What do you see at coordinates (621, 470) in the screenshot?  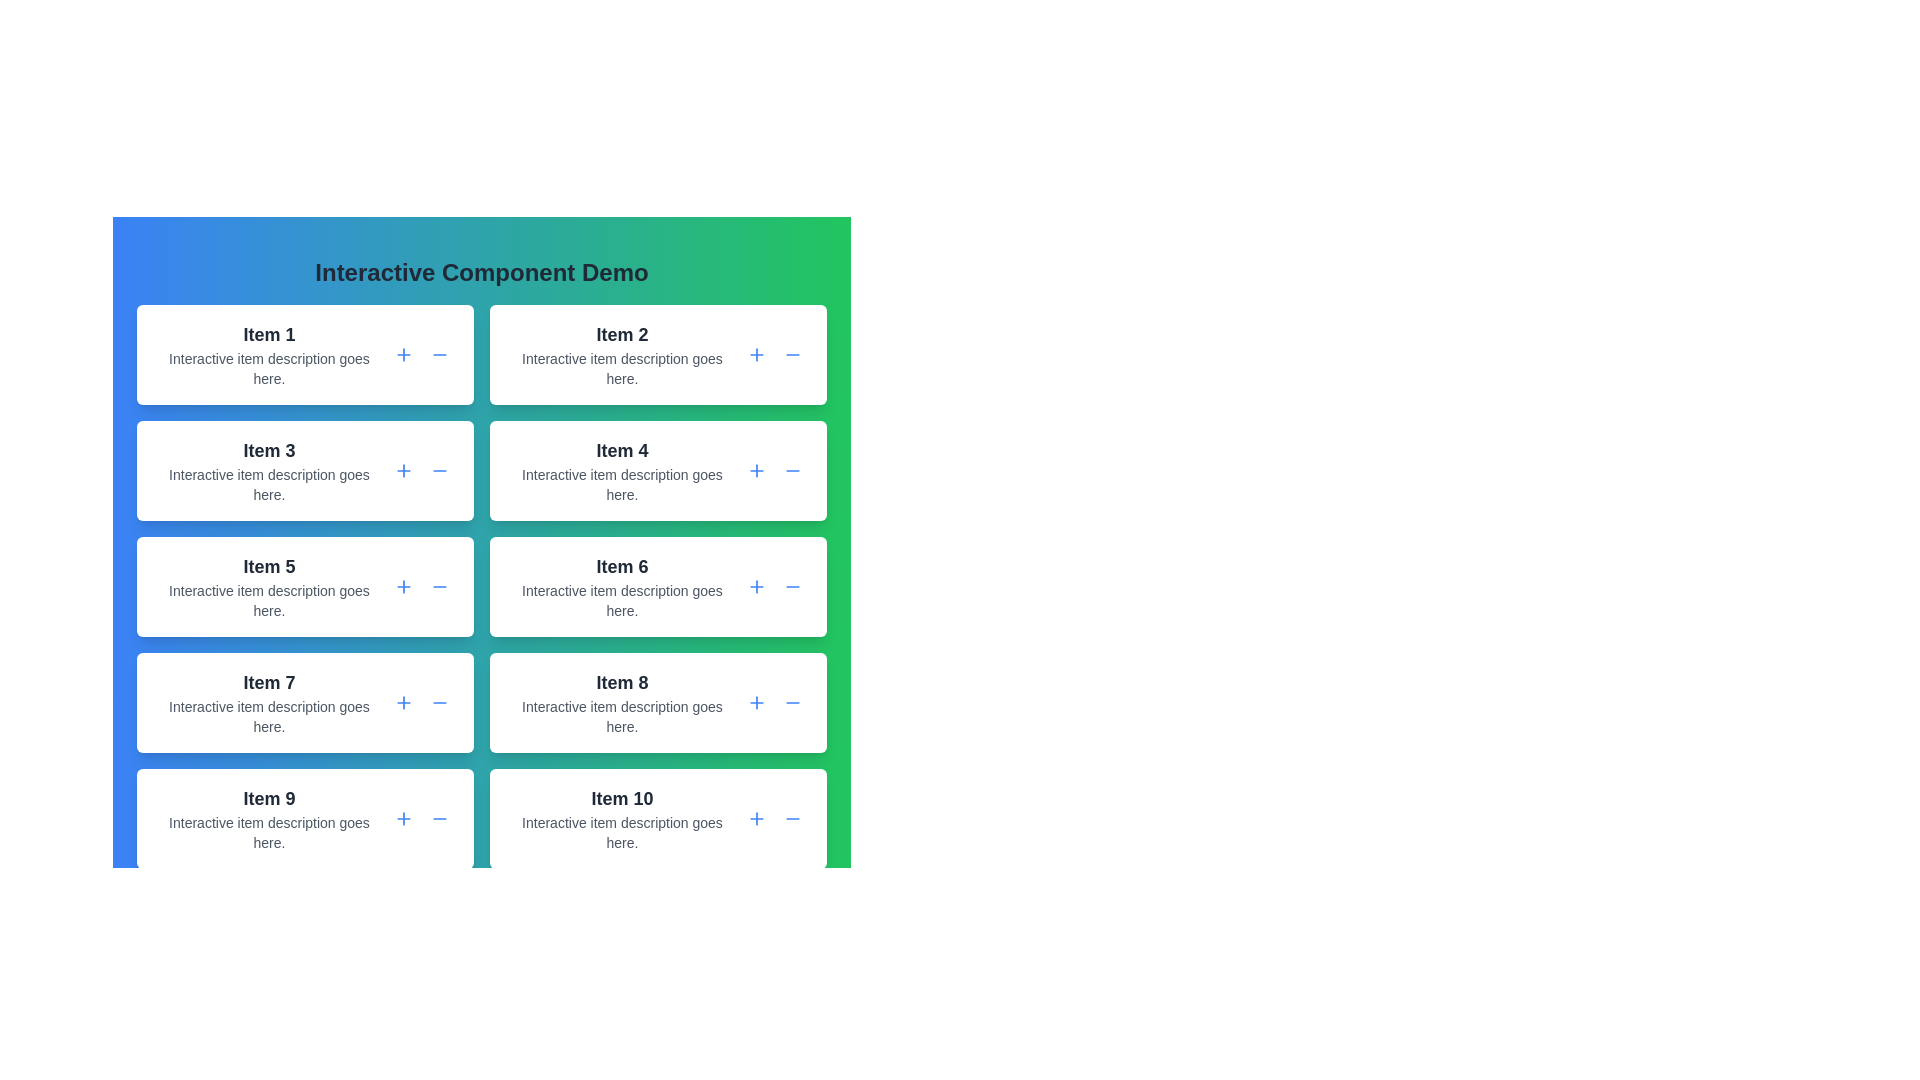 I see `the text block containing 'Item 4' and its description for accessibility purposes` at bounding box center [621, 470].